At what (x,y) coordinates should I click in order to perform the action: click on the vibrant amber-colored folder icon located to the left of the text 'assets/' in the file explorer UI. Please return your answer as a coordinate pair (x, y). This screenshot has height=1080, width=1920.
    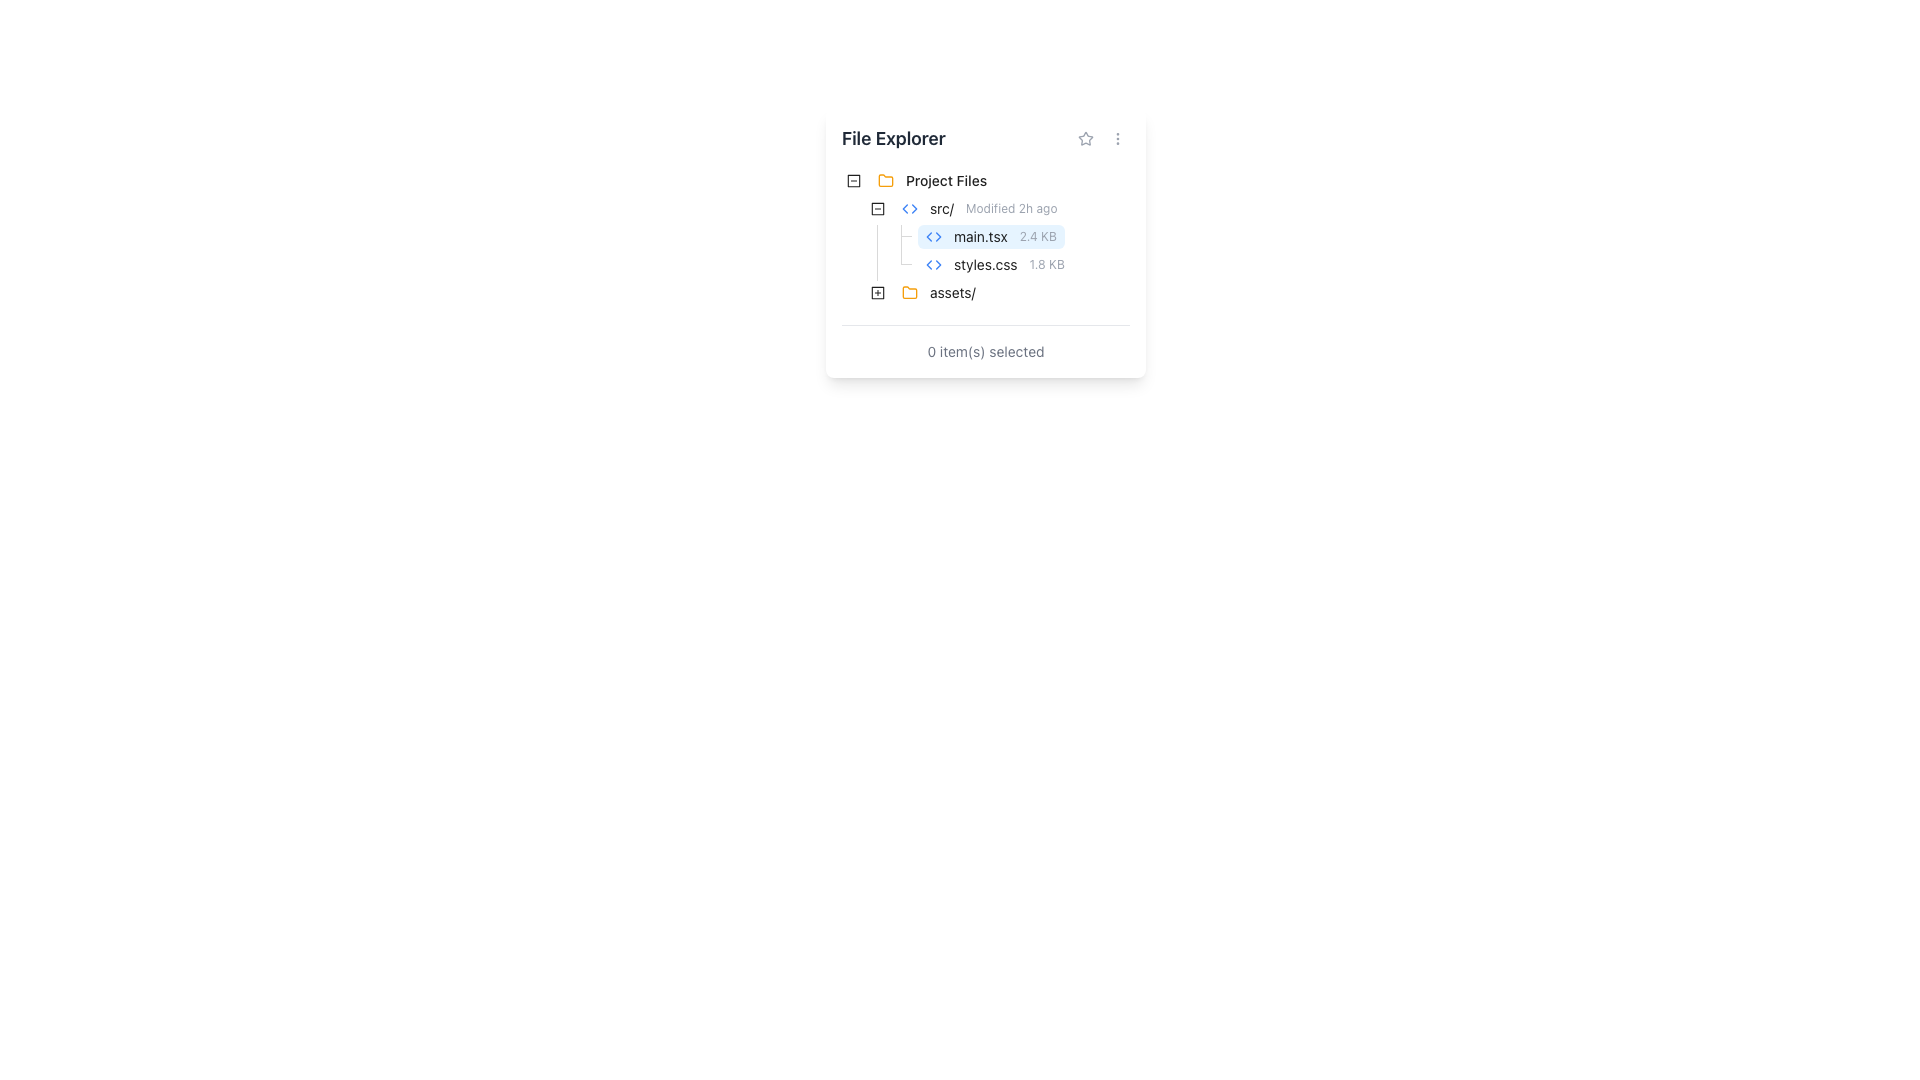
    Looking at the image, I should click on (909, 293).